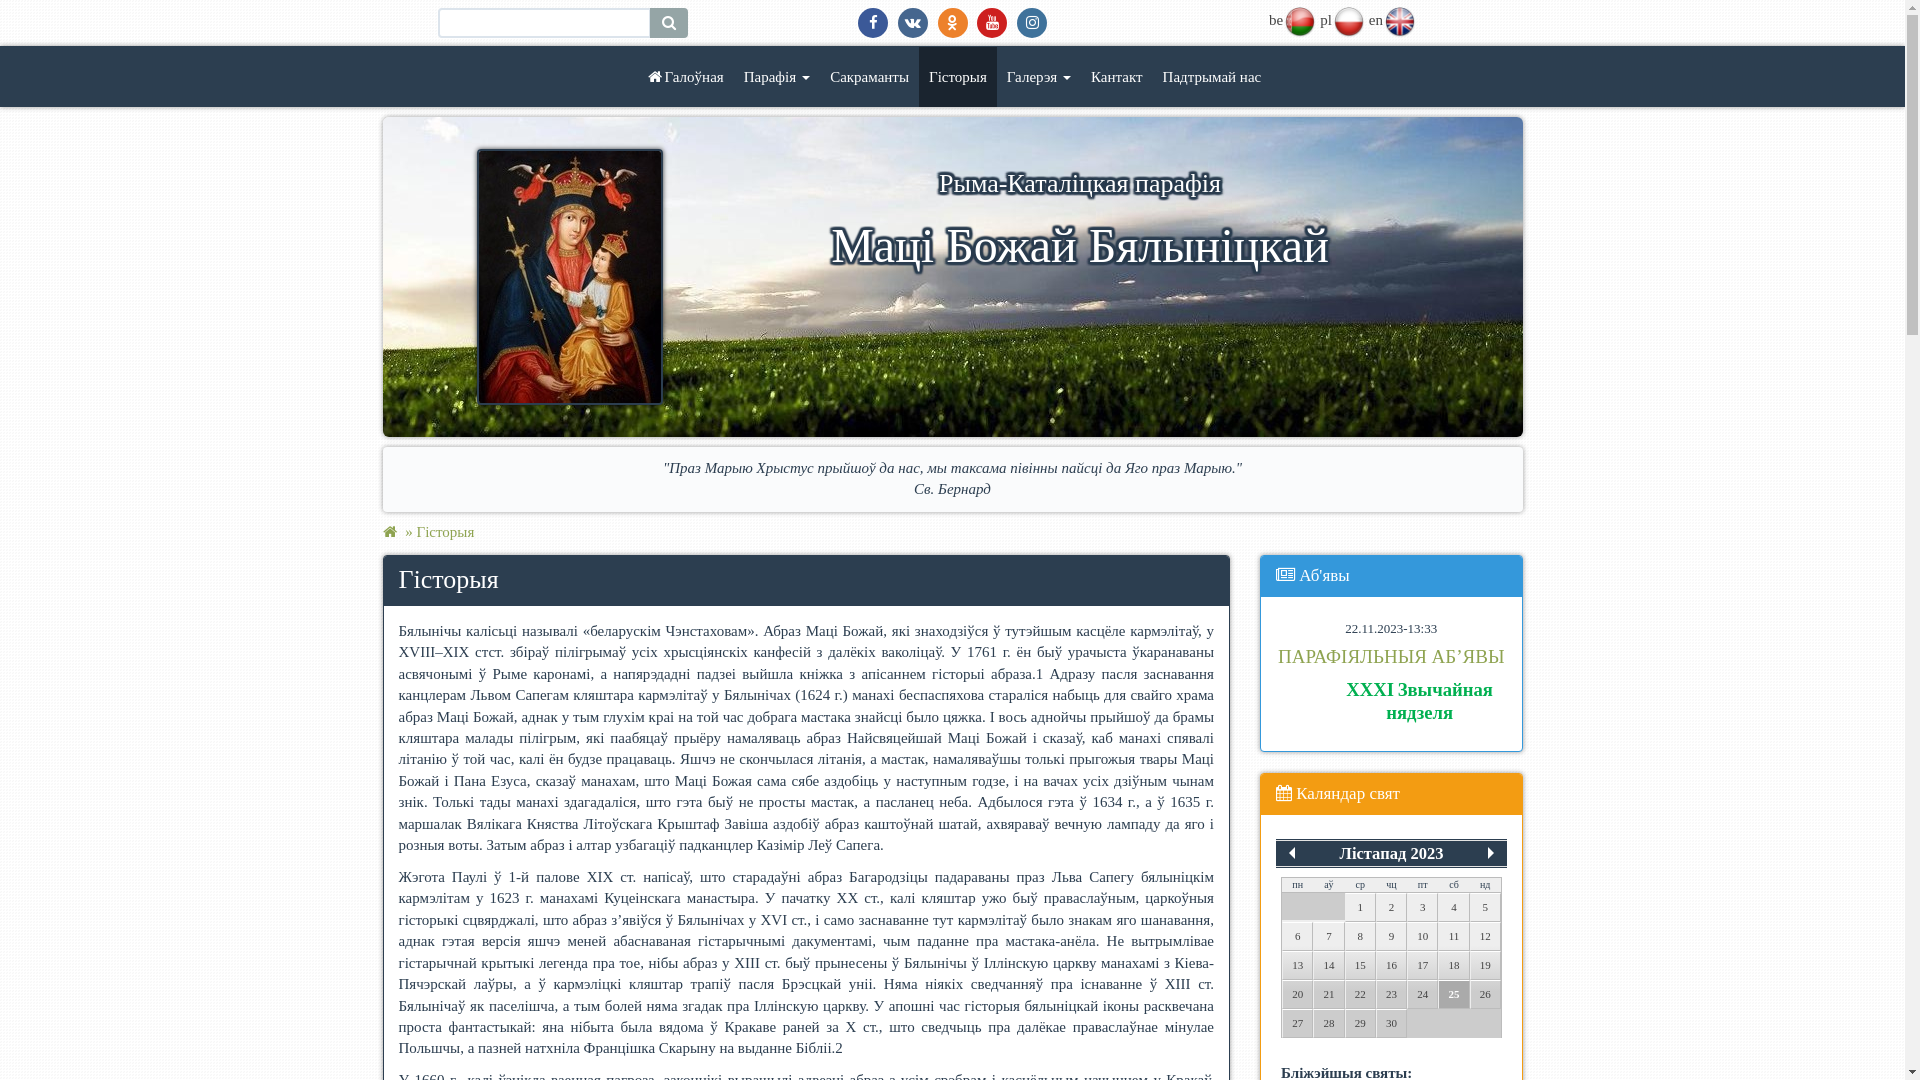  What do you see at coordinates (1491, 852) in the screenshot?
I see `'next'` at bounding box center [1491, 852].